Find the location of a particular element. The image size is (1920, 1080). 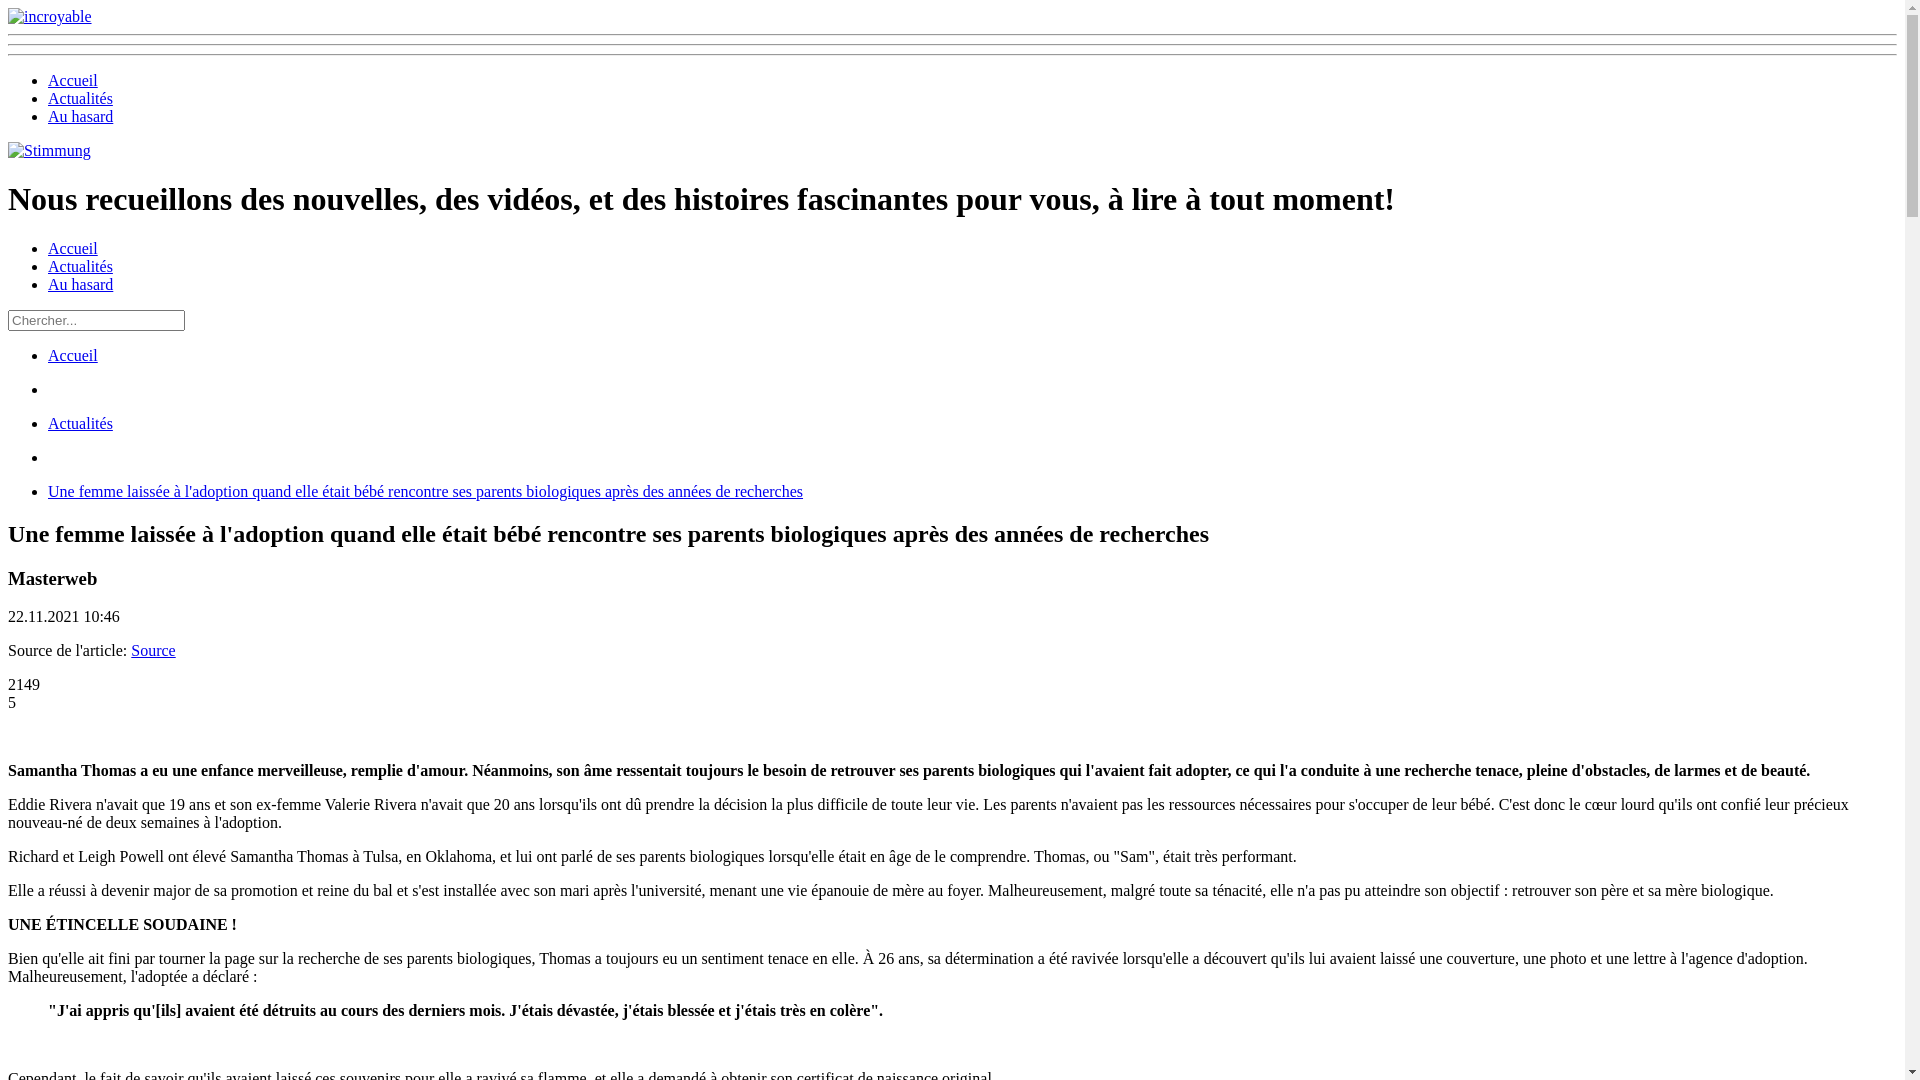

'Au hasard' is located at coordinates (80, 284).